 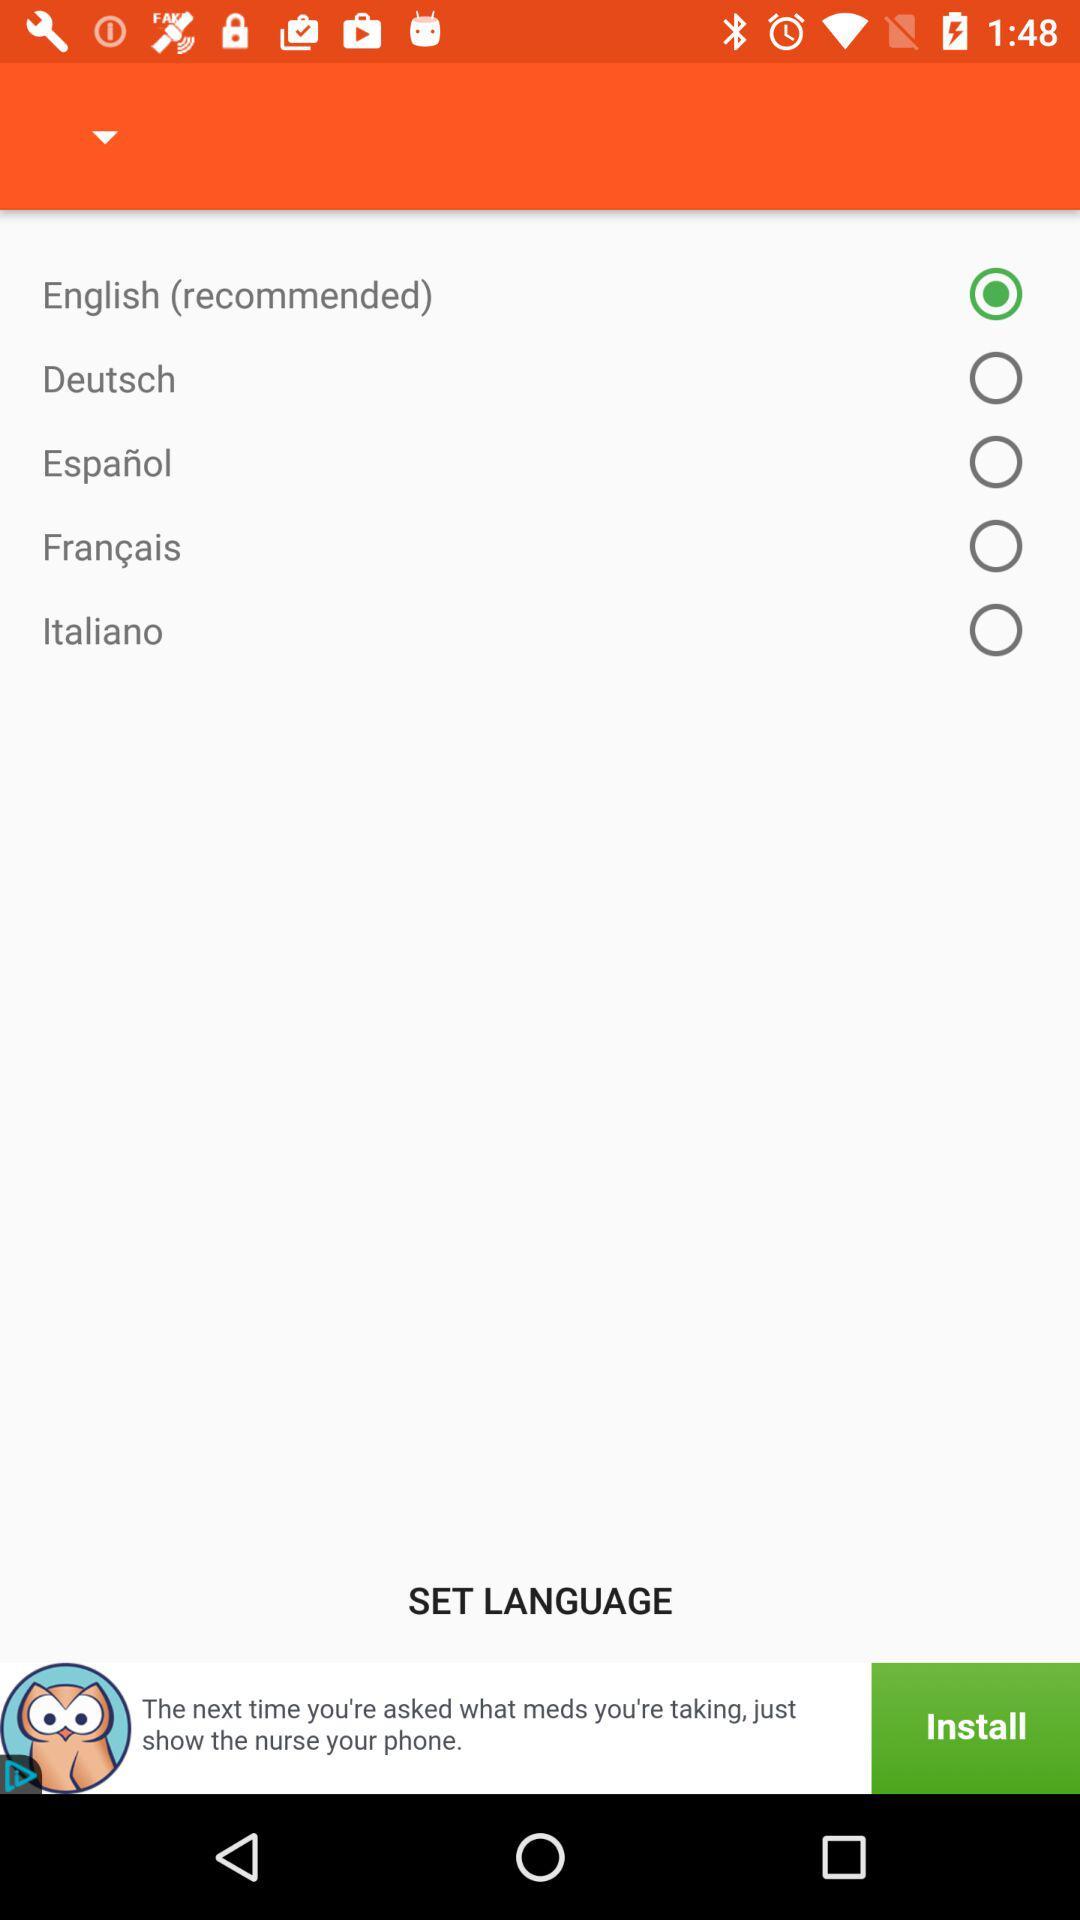 I want to click on advertisement, so click(x=540, y=1727).